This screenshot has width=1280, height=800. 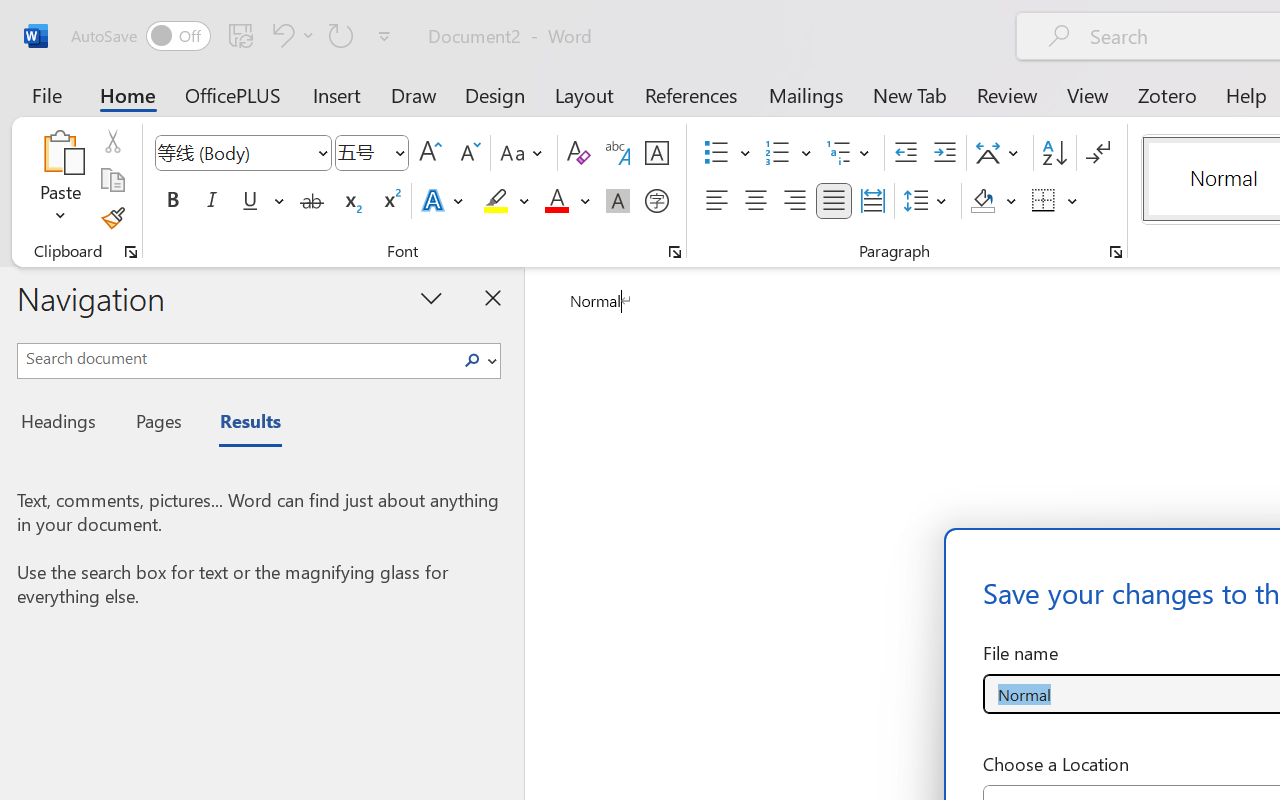 What do you see at coordinates (577, 153) in the screenshot?
I see `'Clear Formatting'` at bounding box center [577, 153].